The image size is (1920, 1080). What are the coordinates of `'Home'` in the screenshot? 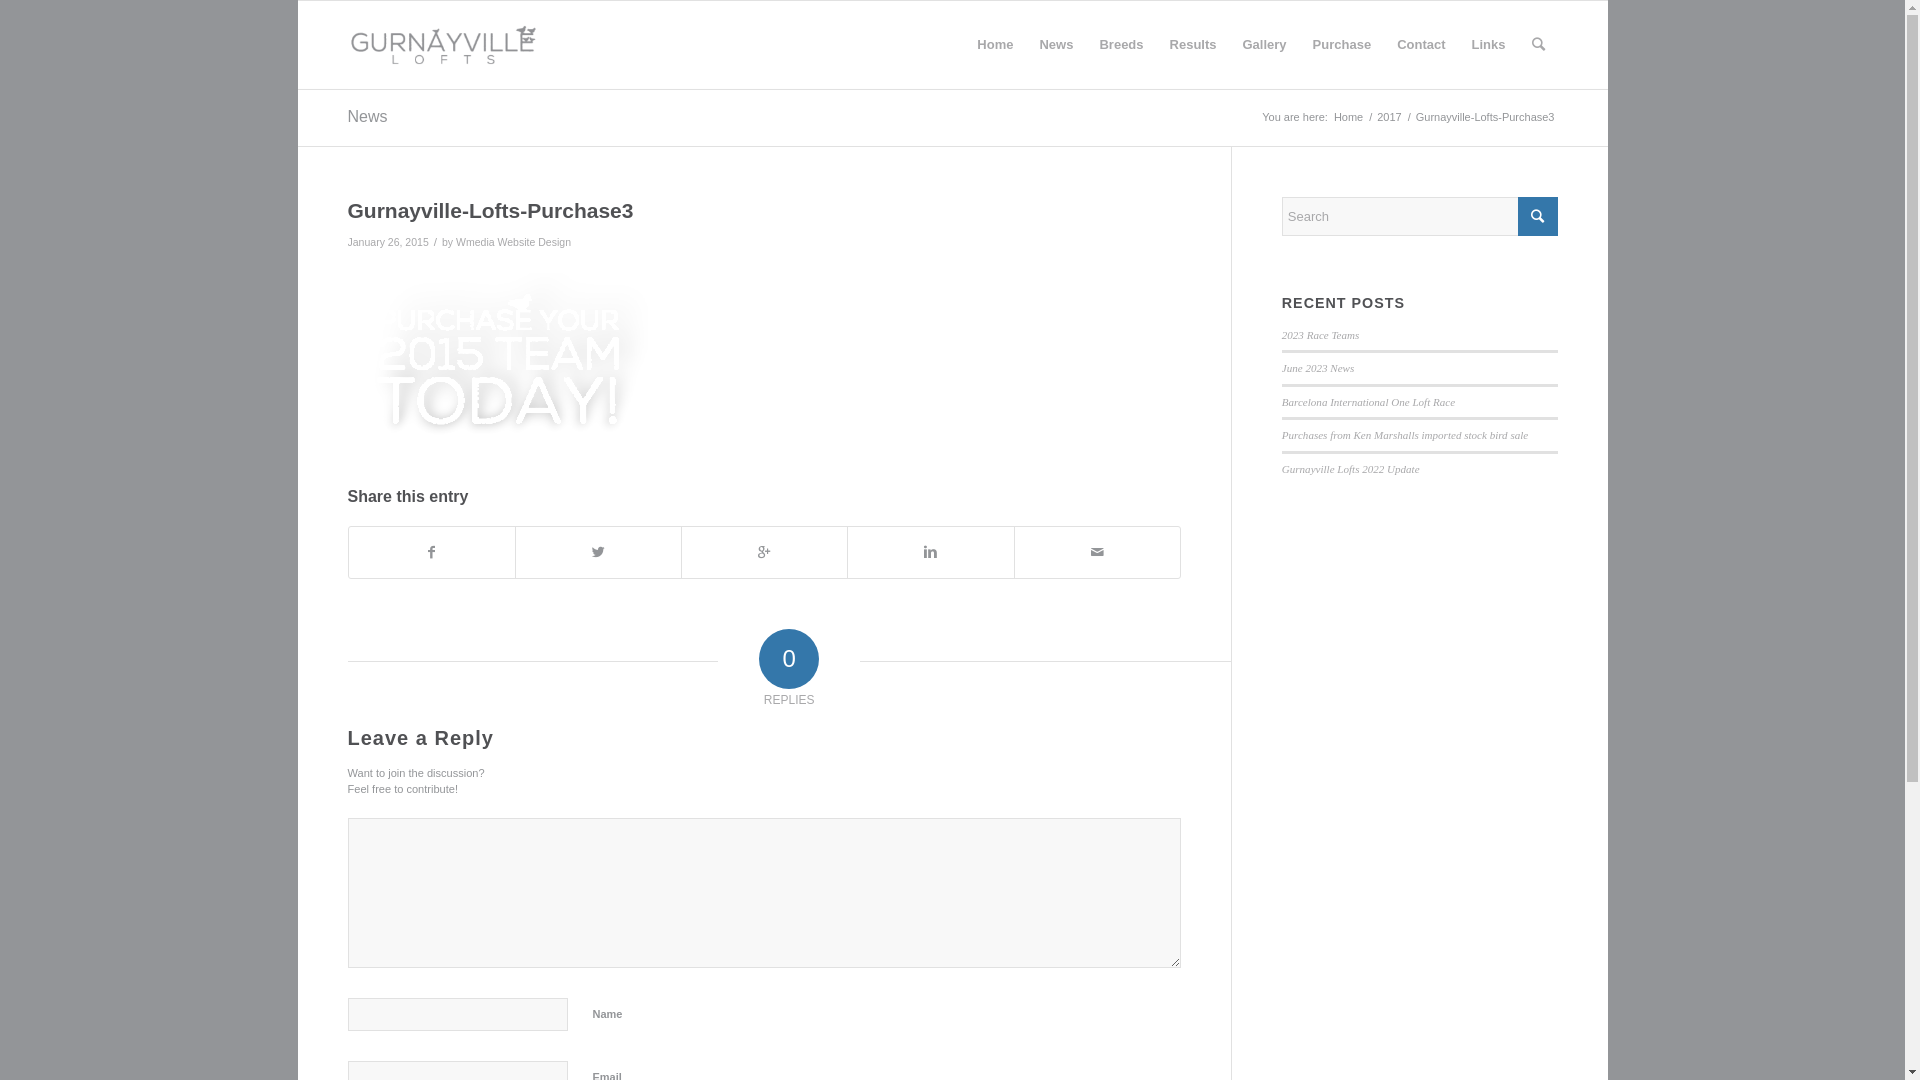 It's located at (994, 45).